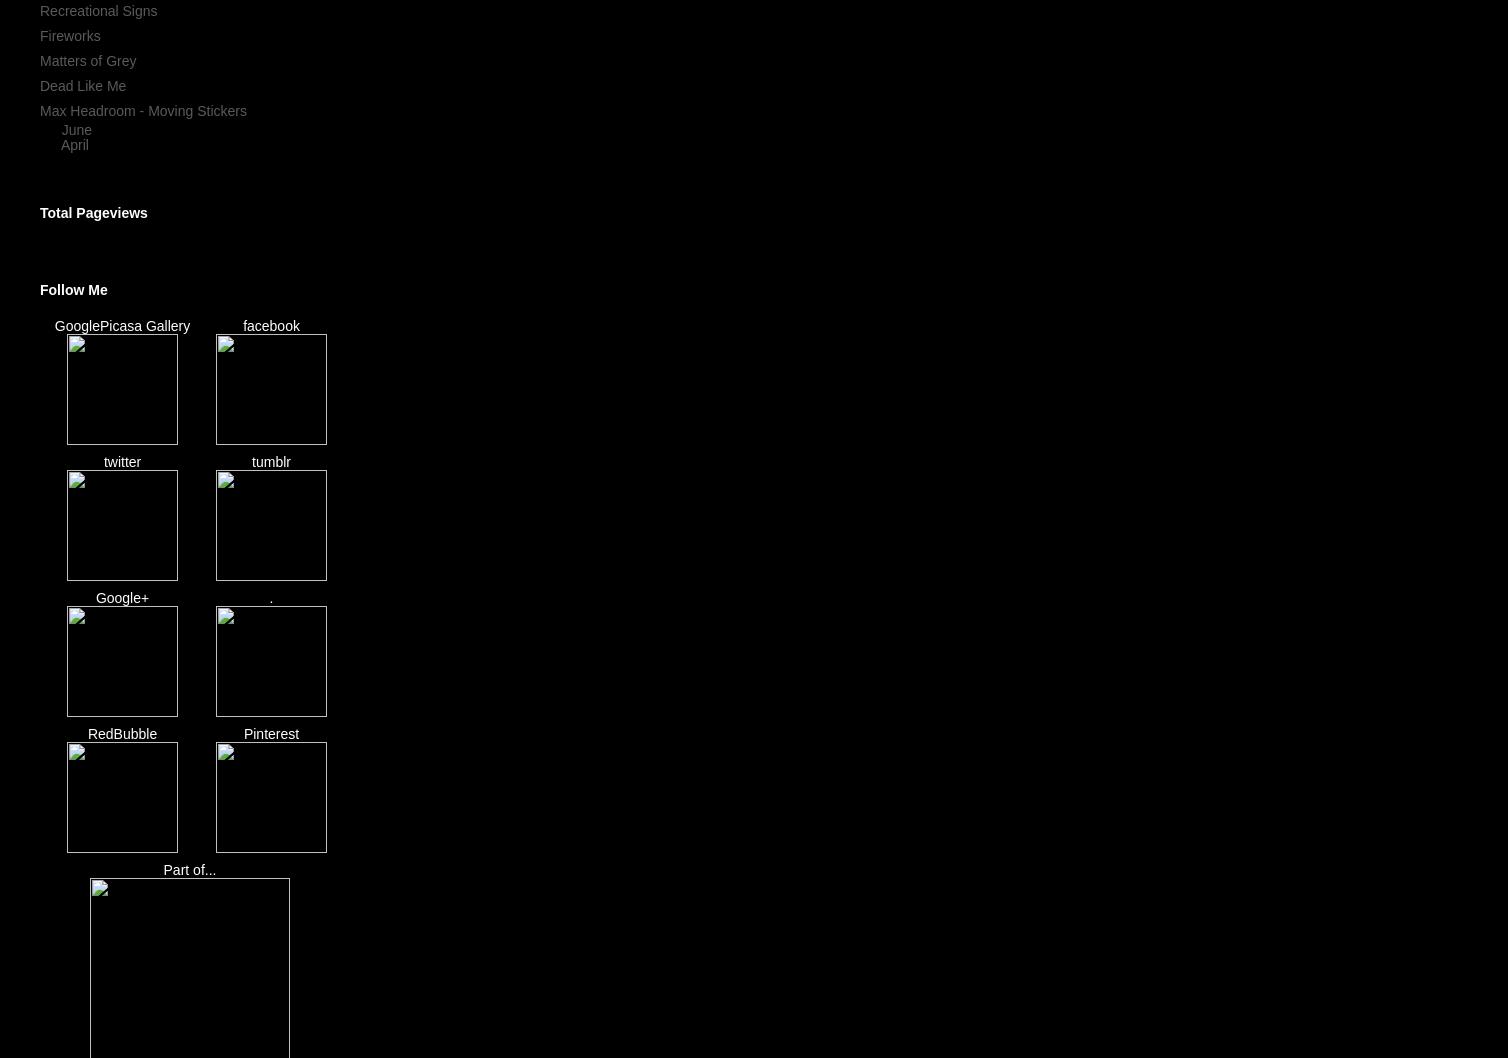  What do you see at coordinates (142, 109) in the screenshot?
I see `'Max Headroom - Moving Stickers'` at bounding box center [142, 109].